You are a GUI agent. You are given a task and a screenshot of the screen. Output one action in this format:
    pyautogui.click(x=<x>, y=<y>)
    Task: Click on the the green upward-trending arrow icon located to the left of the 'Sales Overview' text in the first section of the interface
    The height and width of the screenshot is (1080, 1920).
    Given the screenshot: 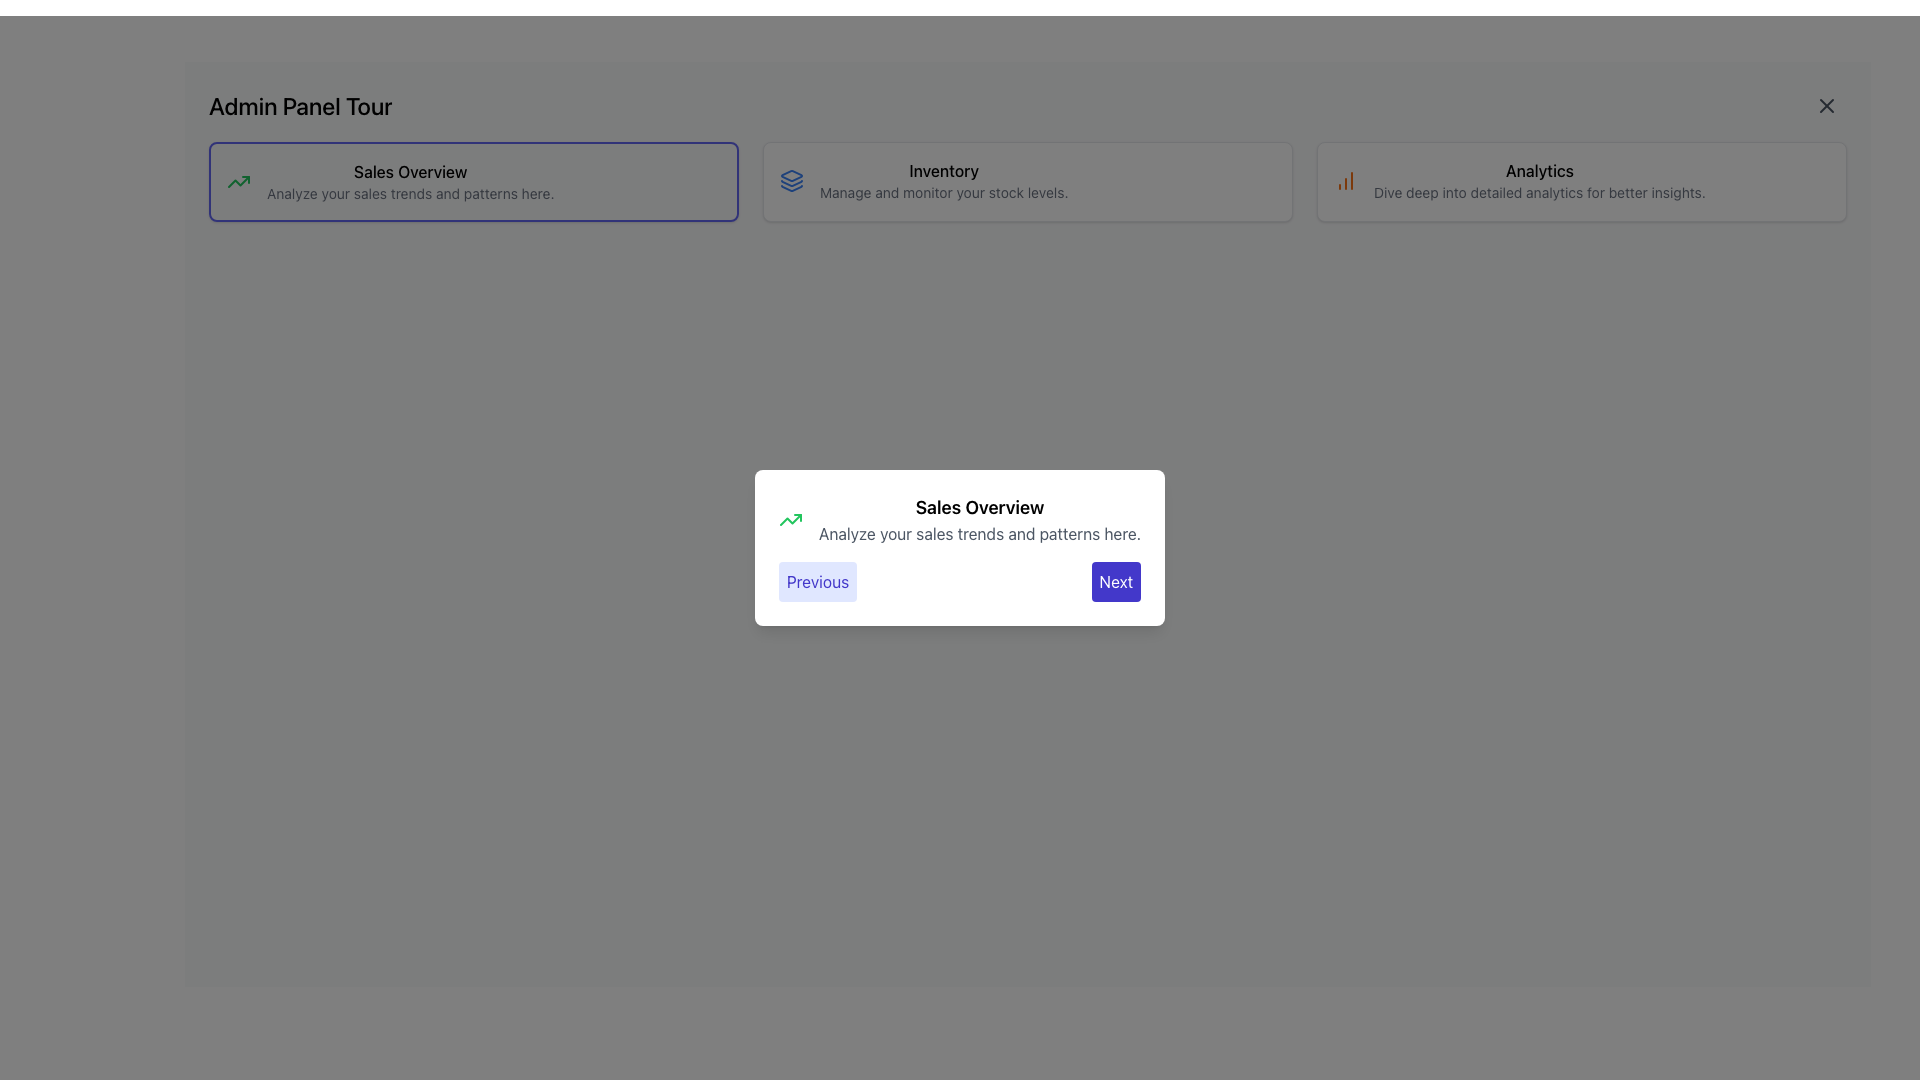 What is the action you would take?
    pyautogui.click(x=239, y=181)
    